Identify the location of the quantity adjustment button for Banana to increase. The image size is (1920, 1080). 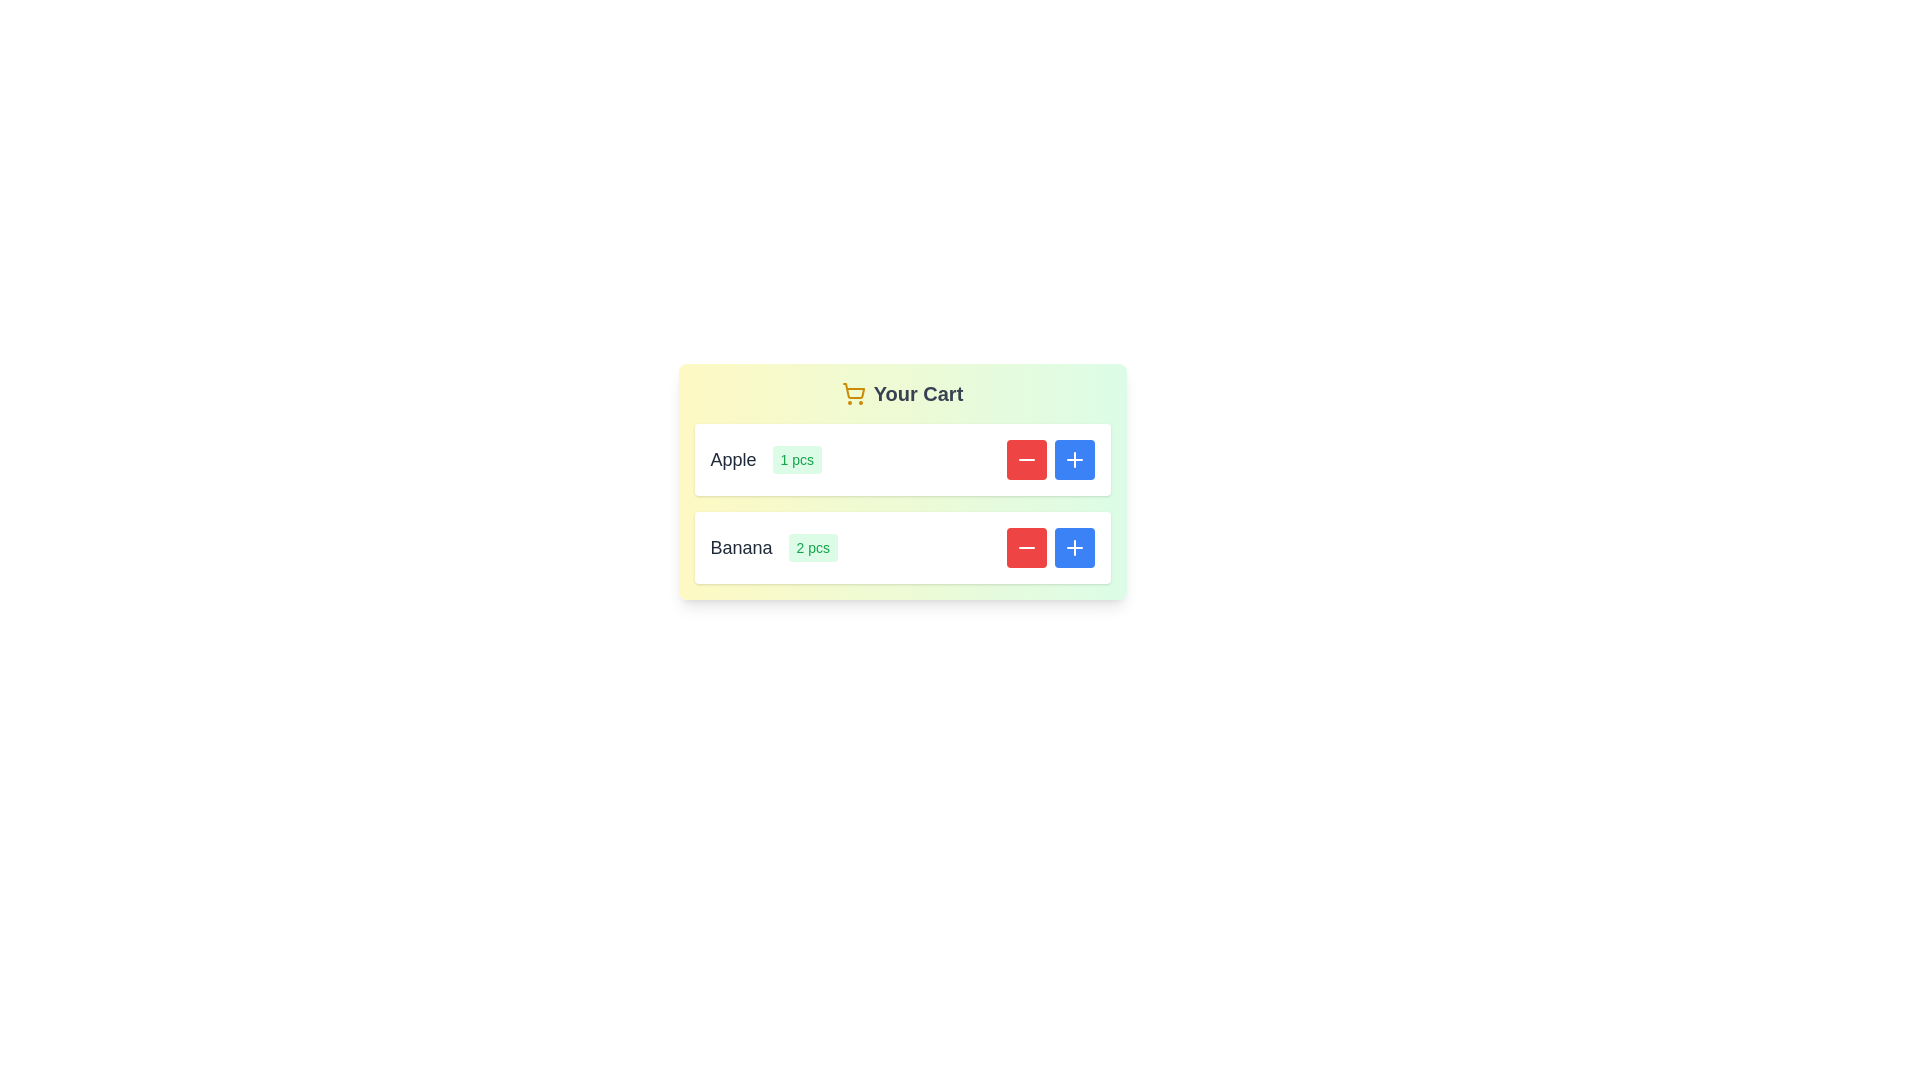
(1073, 547).